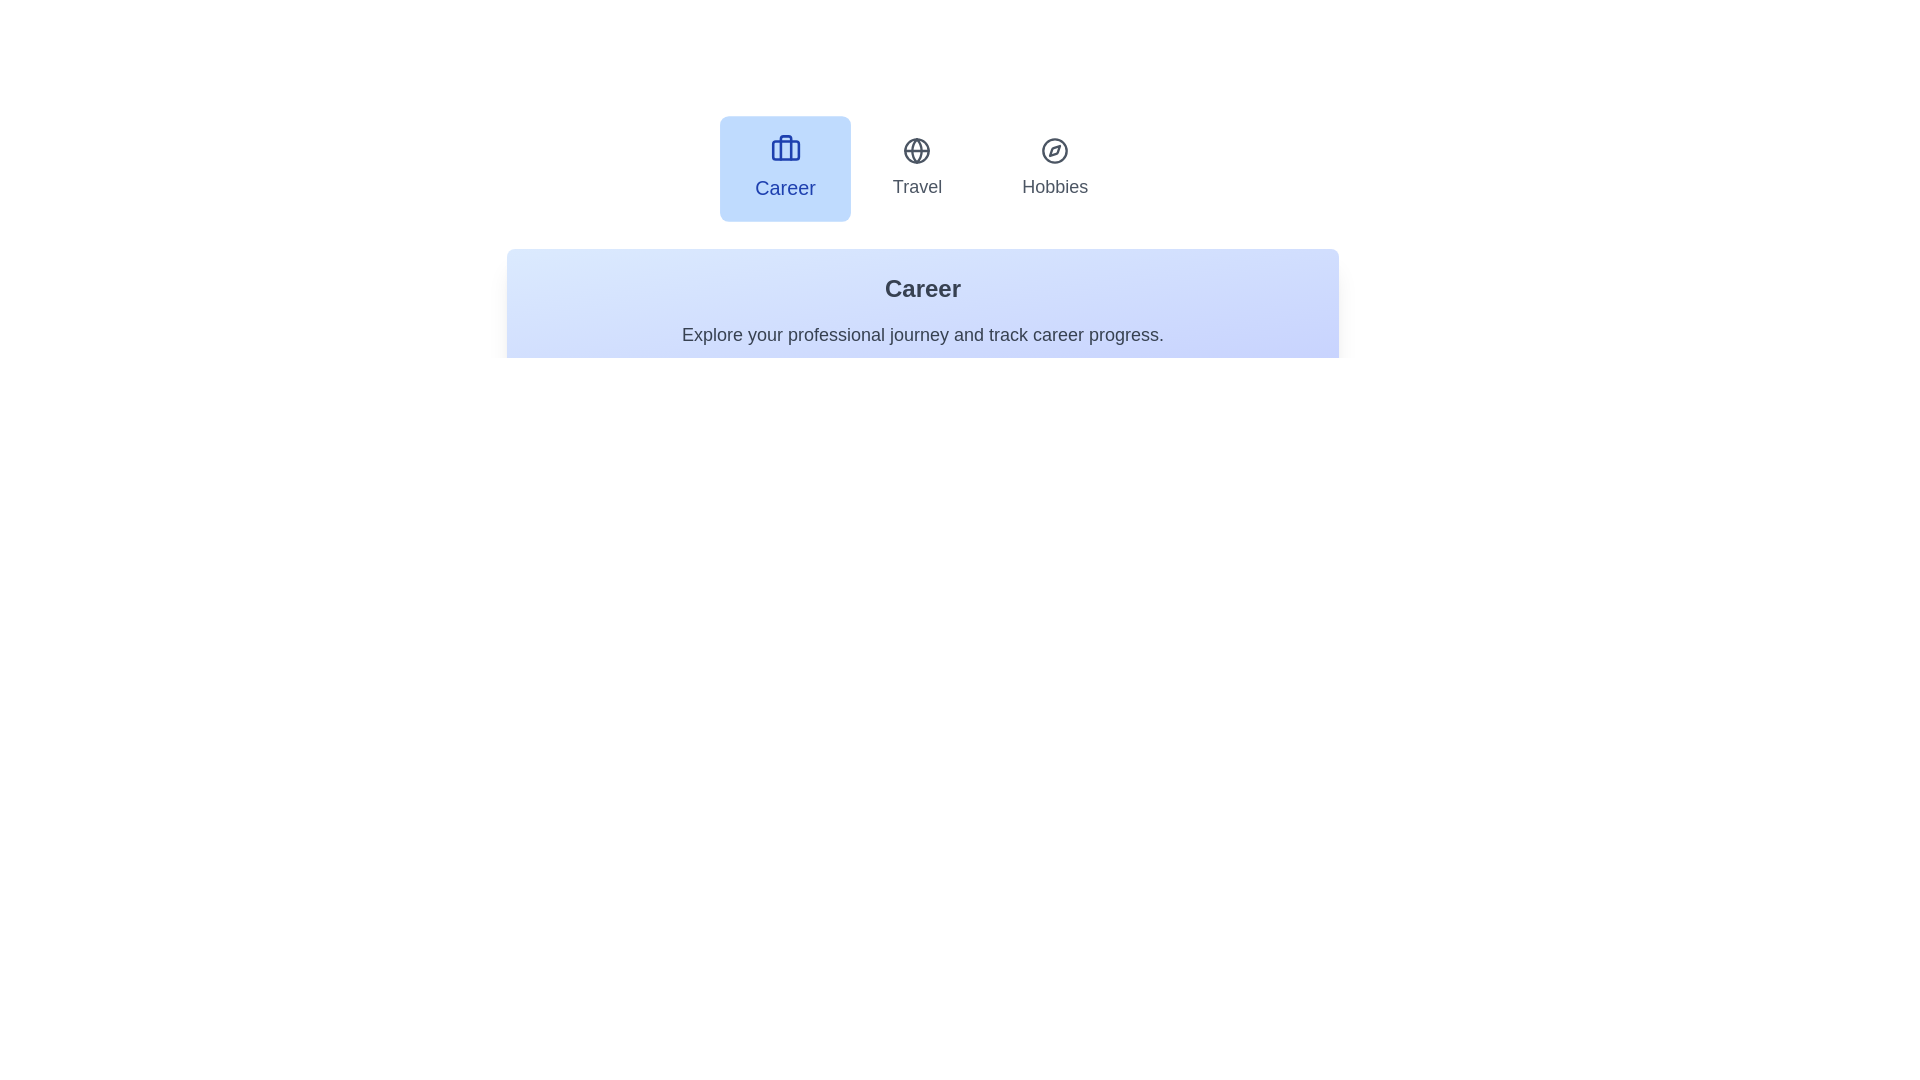  I want to click on the tab labeled Hobbies to switch its content, so click(1054, 168).